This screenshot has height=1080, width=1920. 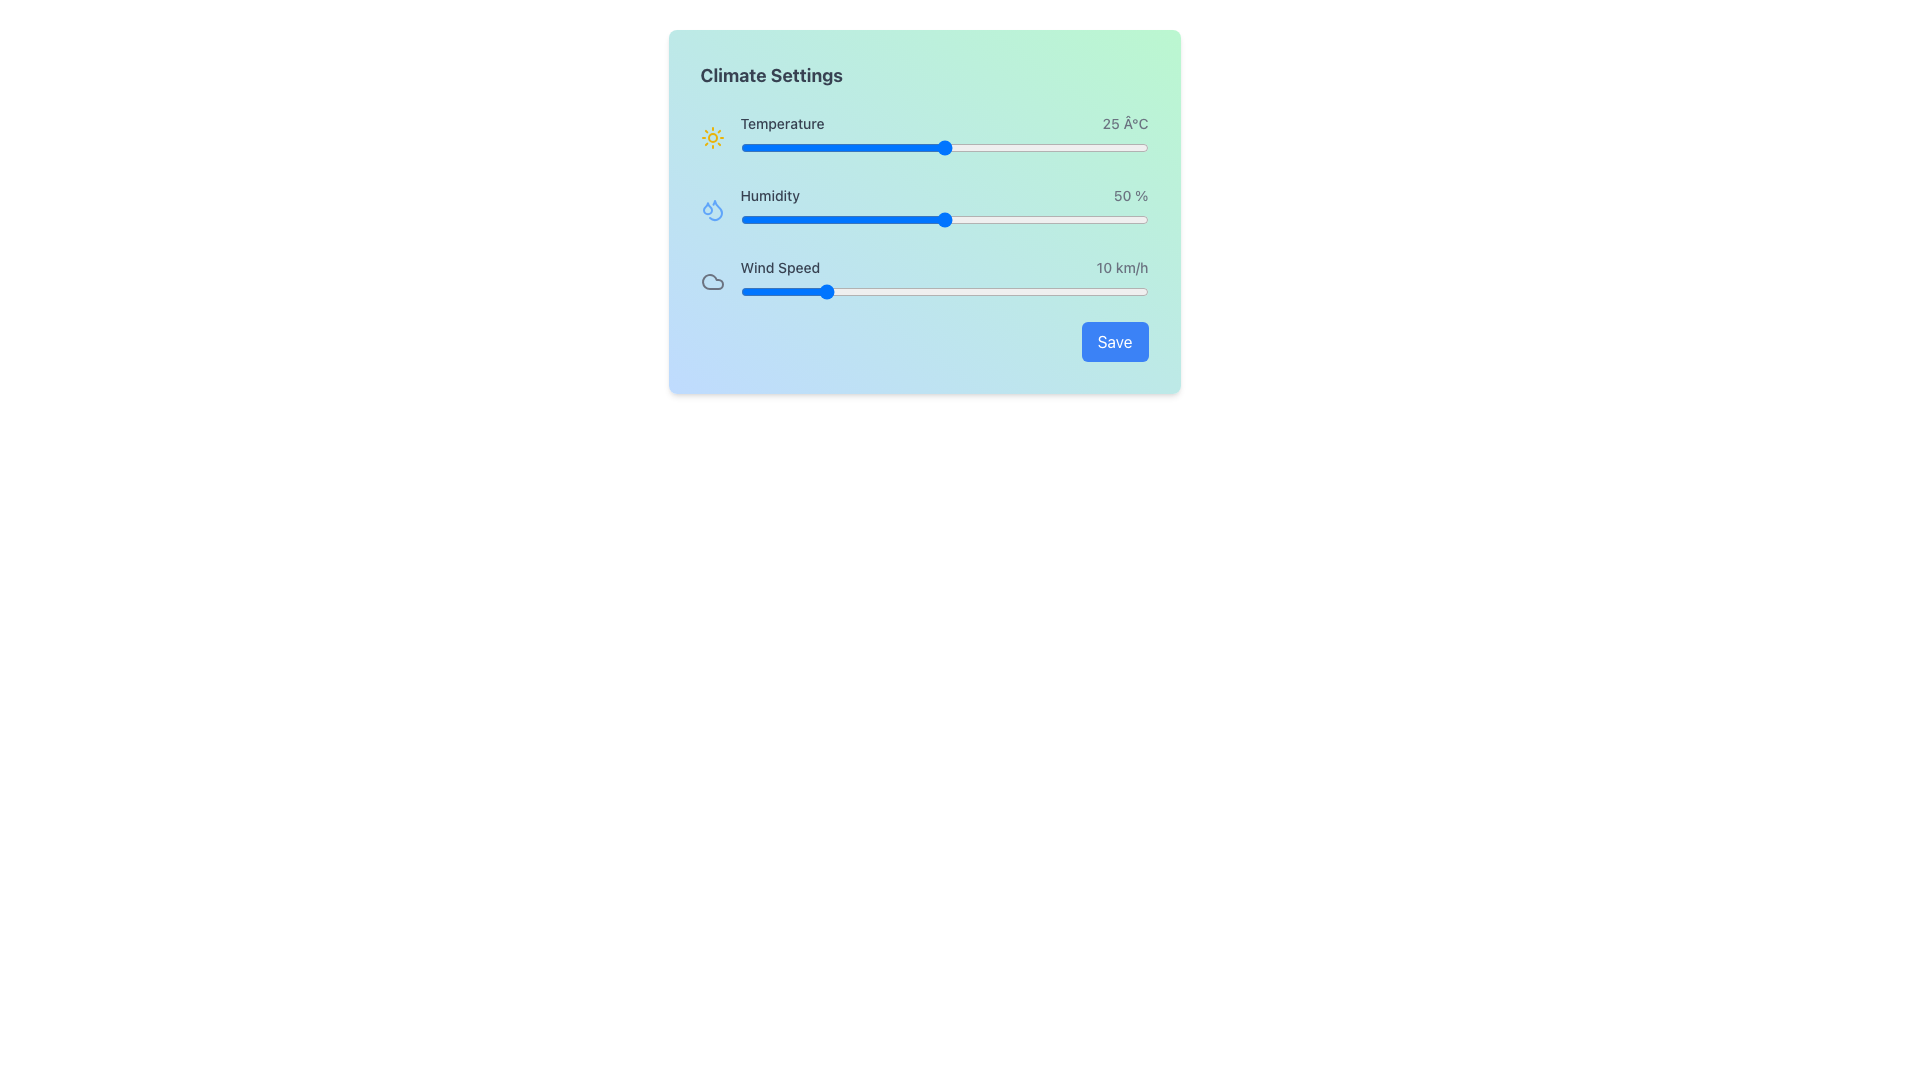 I want to click on the '50 %' static text element that displays the humidity percentage, which is styled in gray and positioned next to the 'Humidity' label, so click(x=1131, y=196).